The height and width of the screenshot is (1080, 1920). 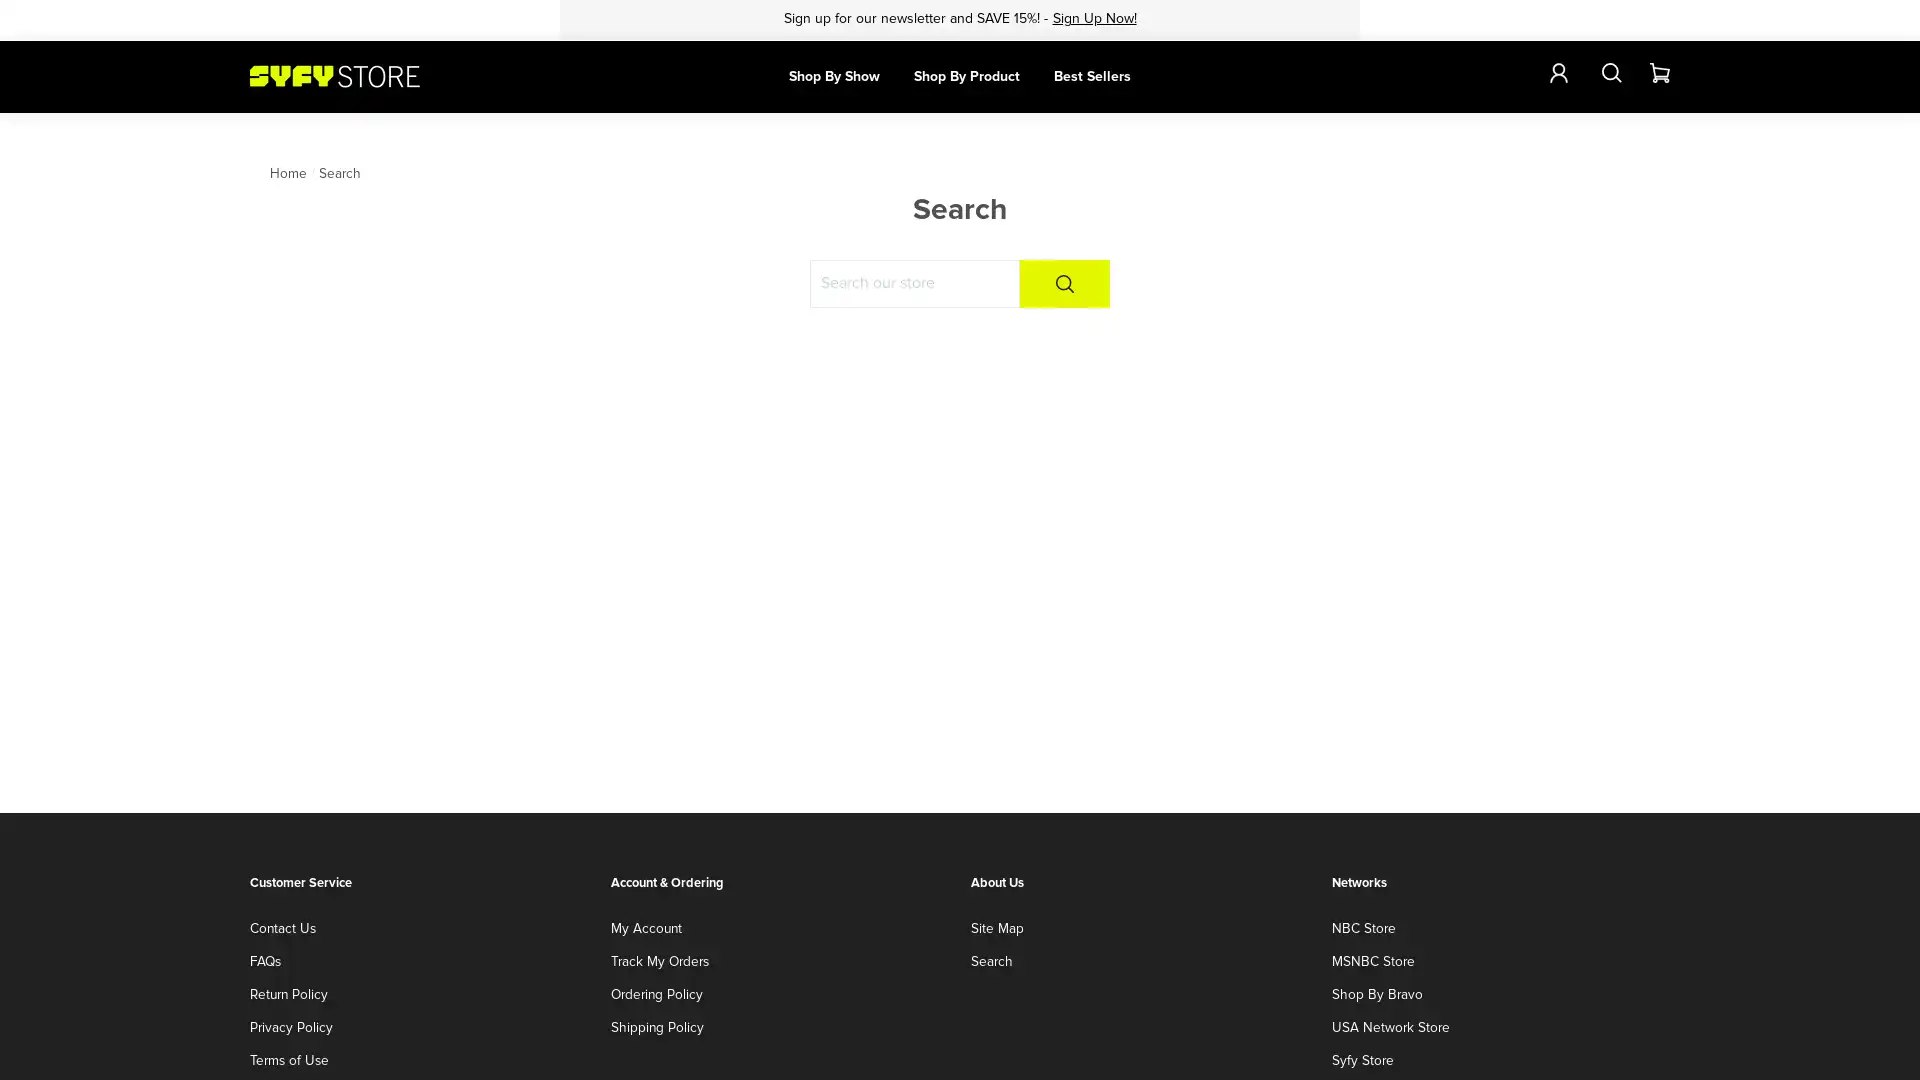 I want to click on SEARCH, so click(x=1064, y=284).